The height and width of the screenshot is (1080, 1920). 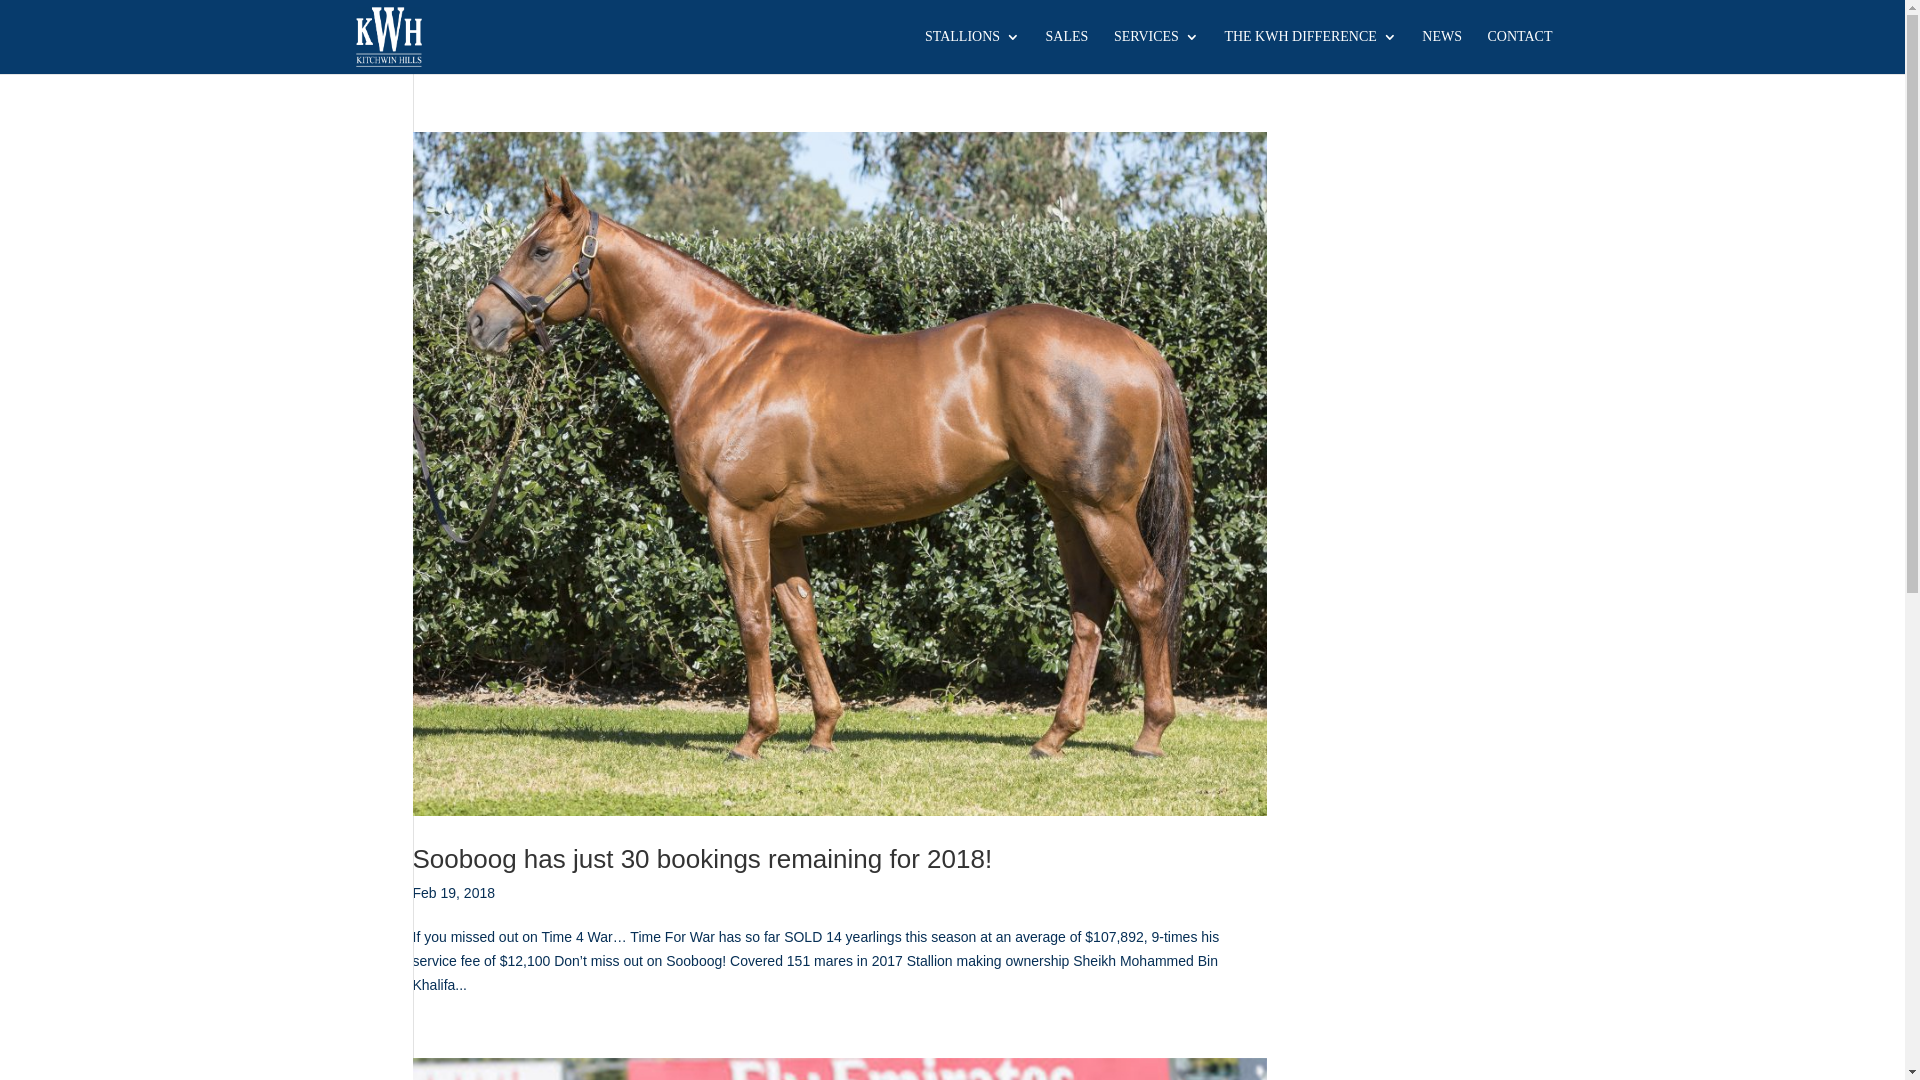 What do you see at coordinates (1066, 50) in the screenshot?
I see `'SALES'` at bounding box center [1066, 50].